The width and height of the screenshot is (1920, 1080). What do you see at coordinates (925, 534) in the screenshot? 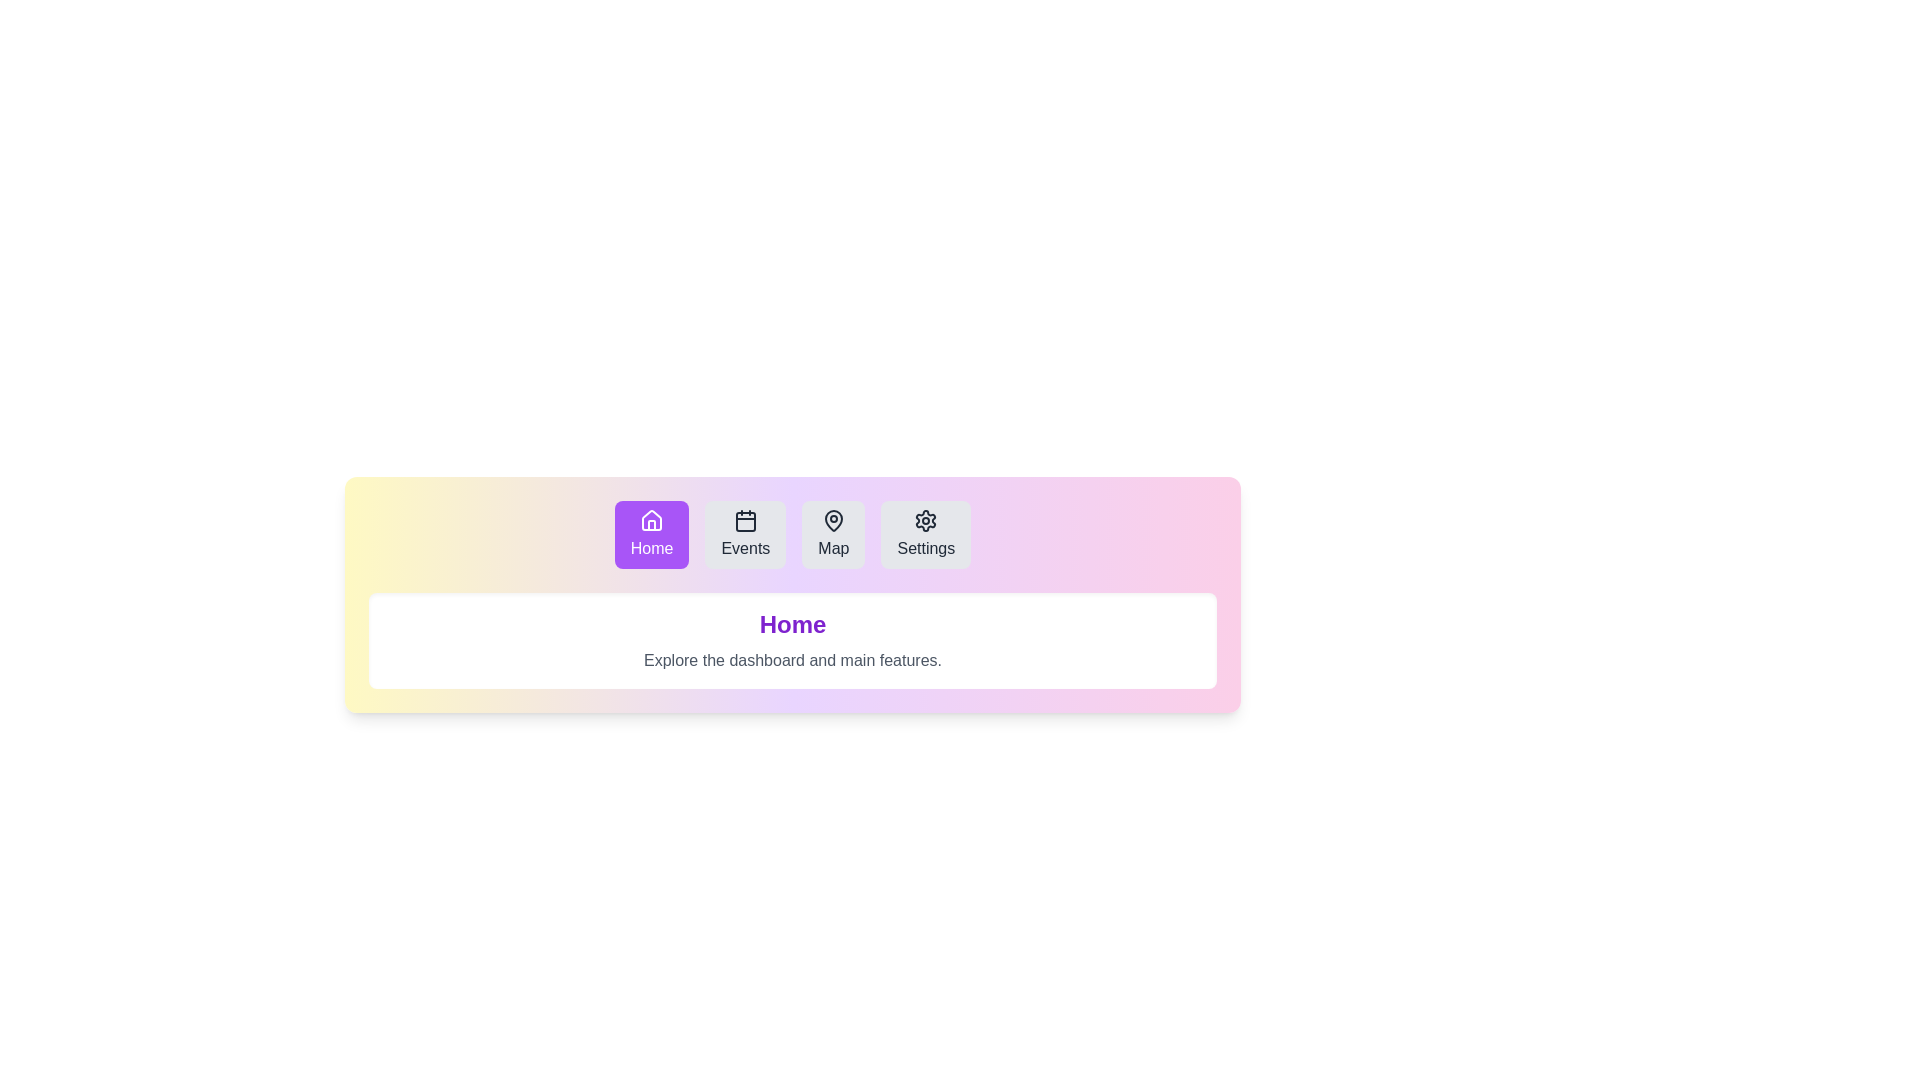
I see `the Settings tab to select it` at bounding box center [925, 534].